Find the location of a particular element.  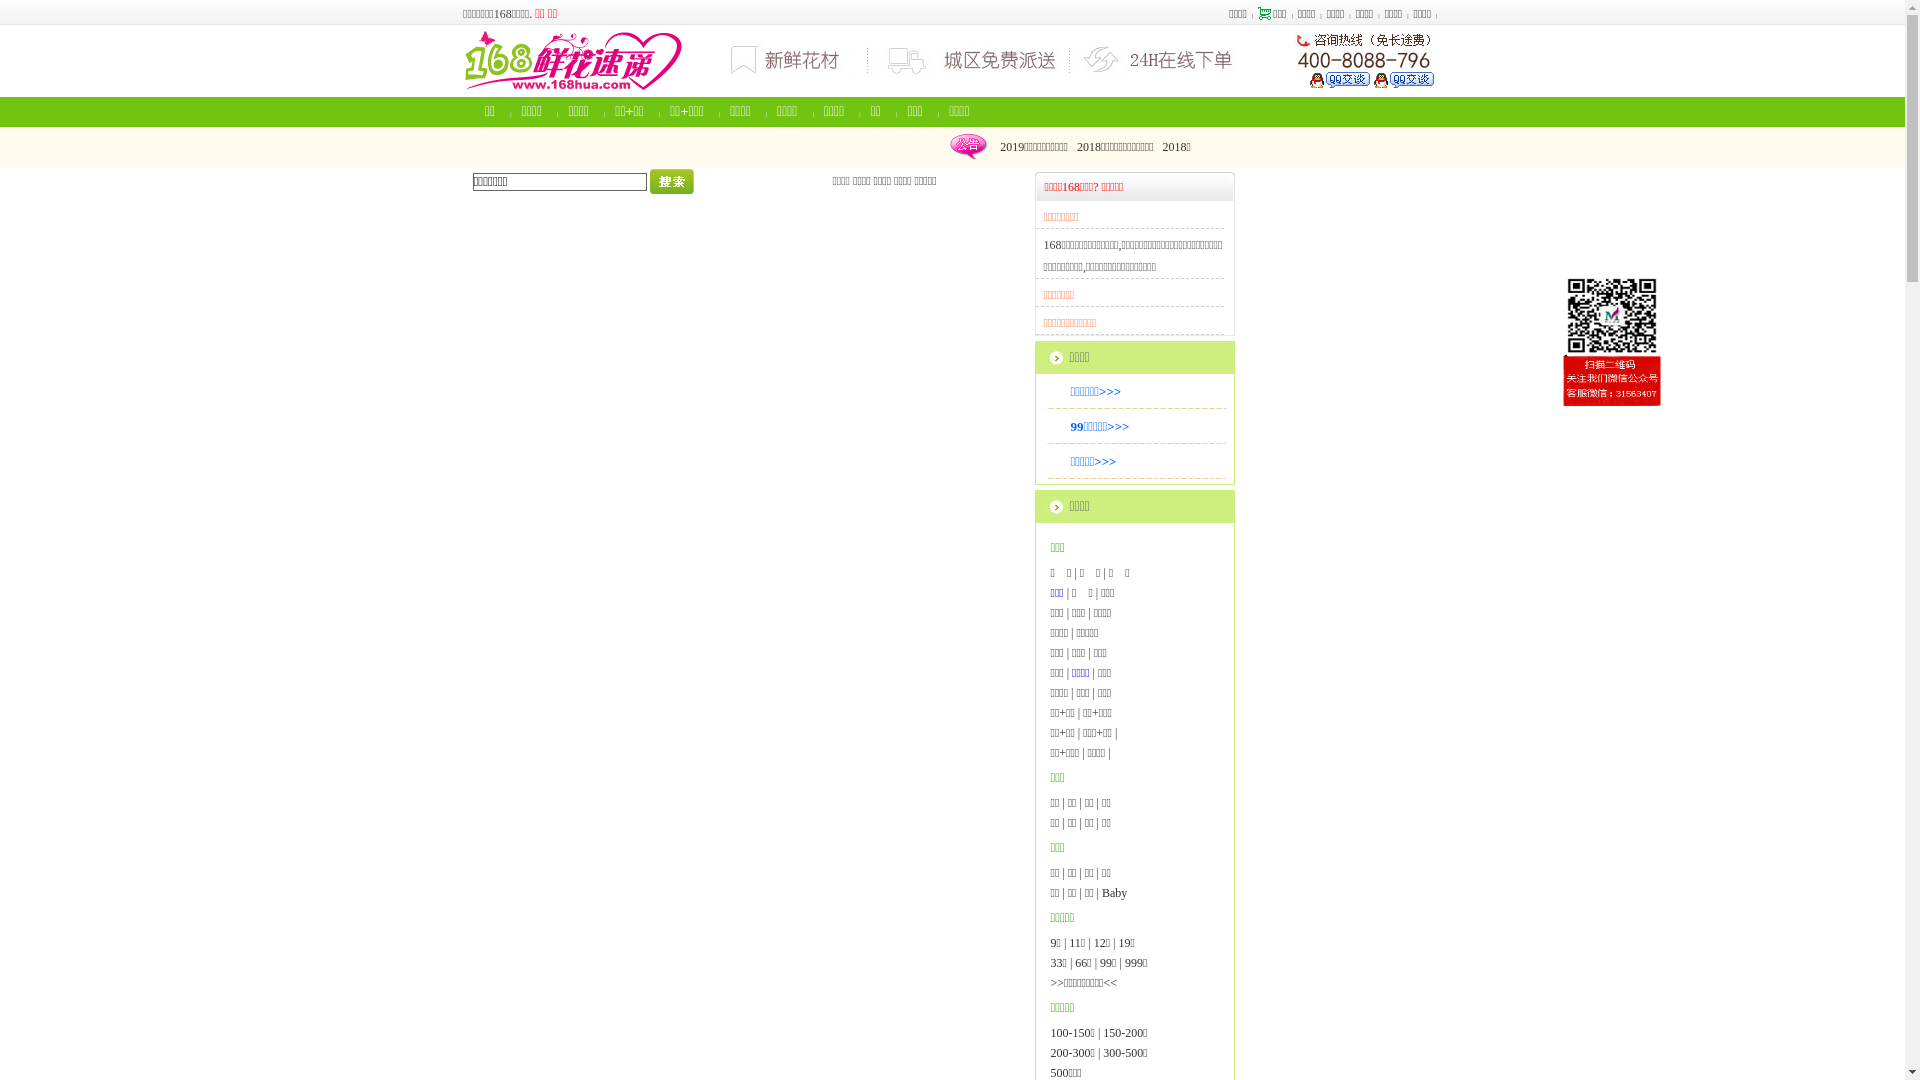

'Baby' is located at coordinates (1101, 892).